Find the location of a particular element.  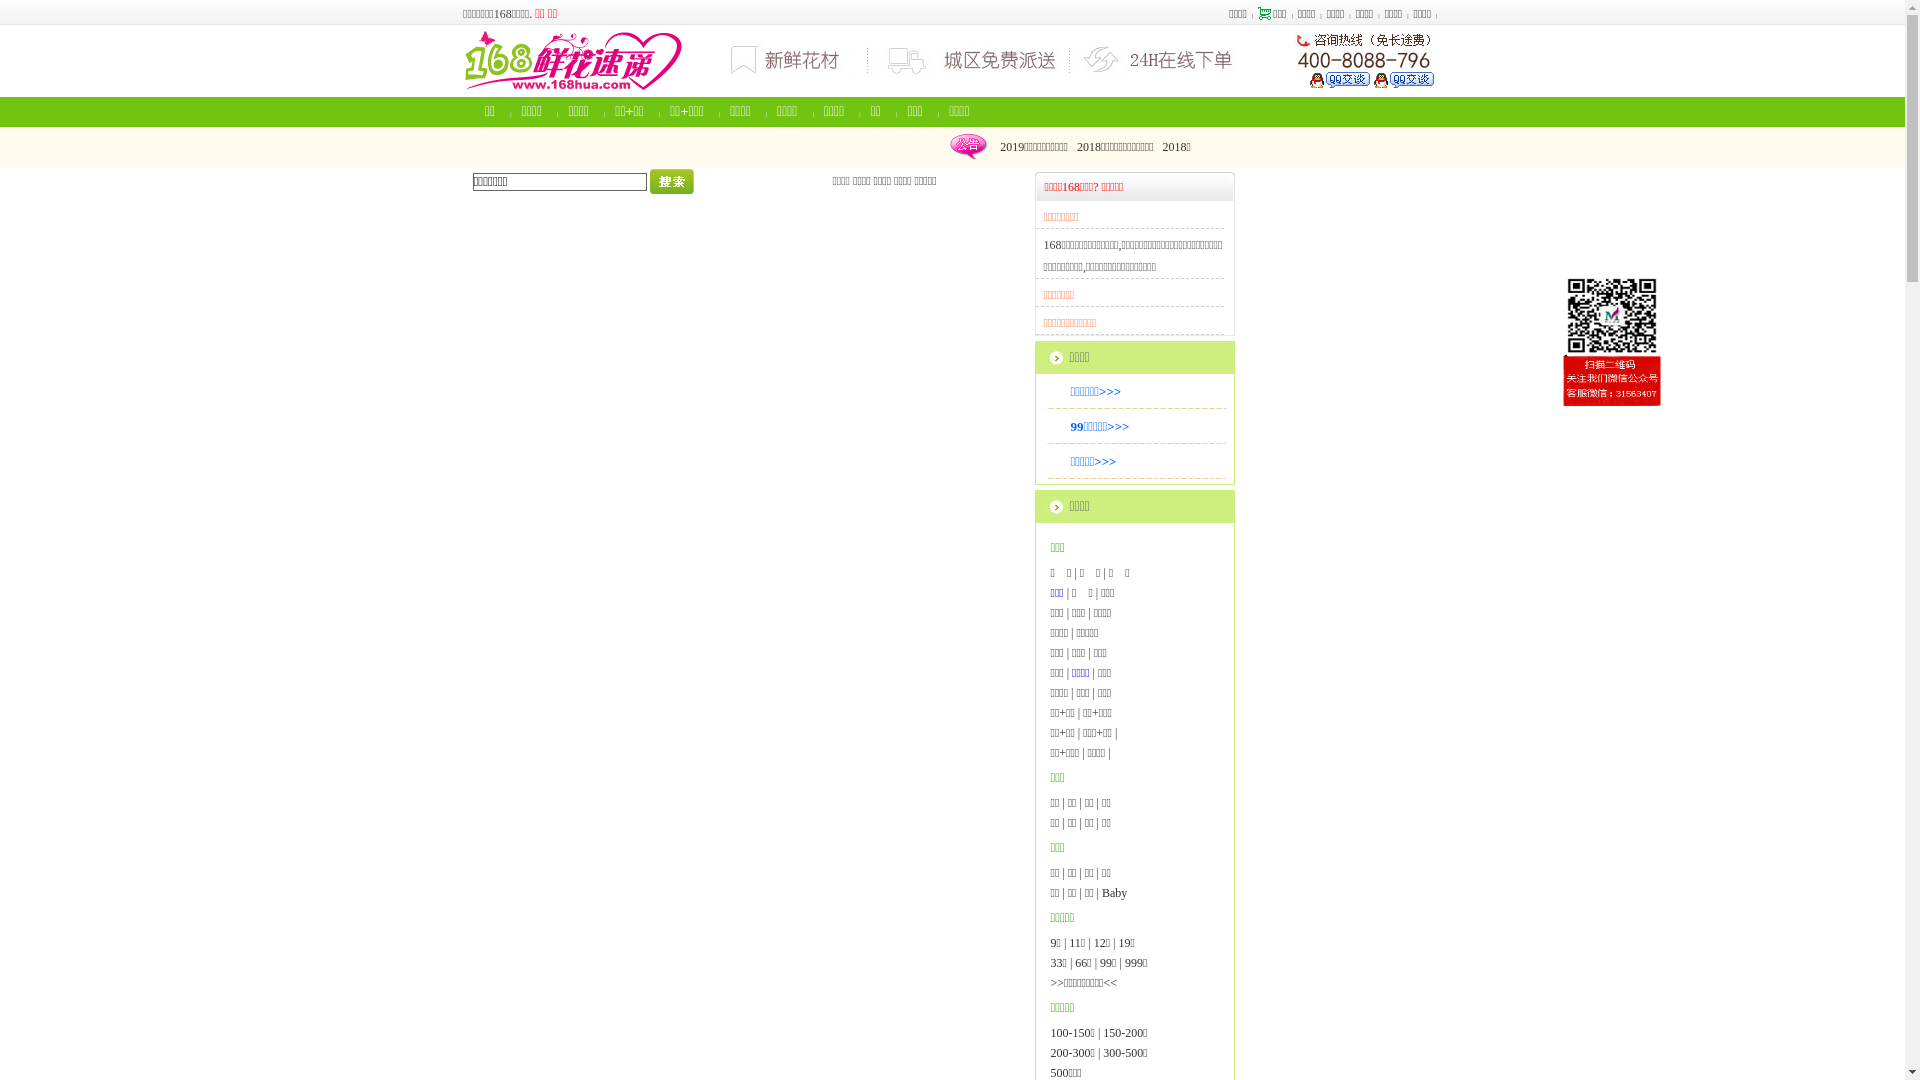

'Baby' is located at coordinates (1101, 892).